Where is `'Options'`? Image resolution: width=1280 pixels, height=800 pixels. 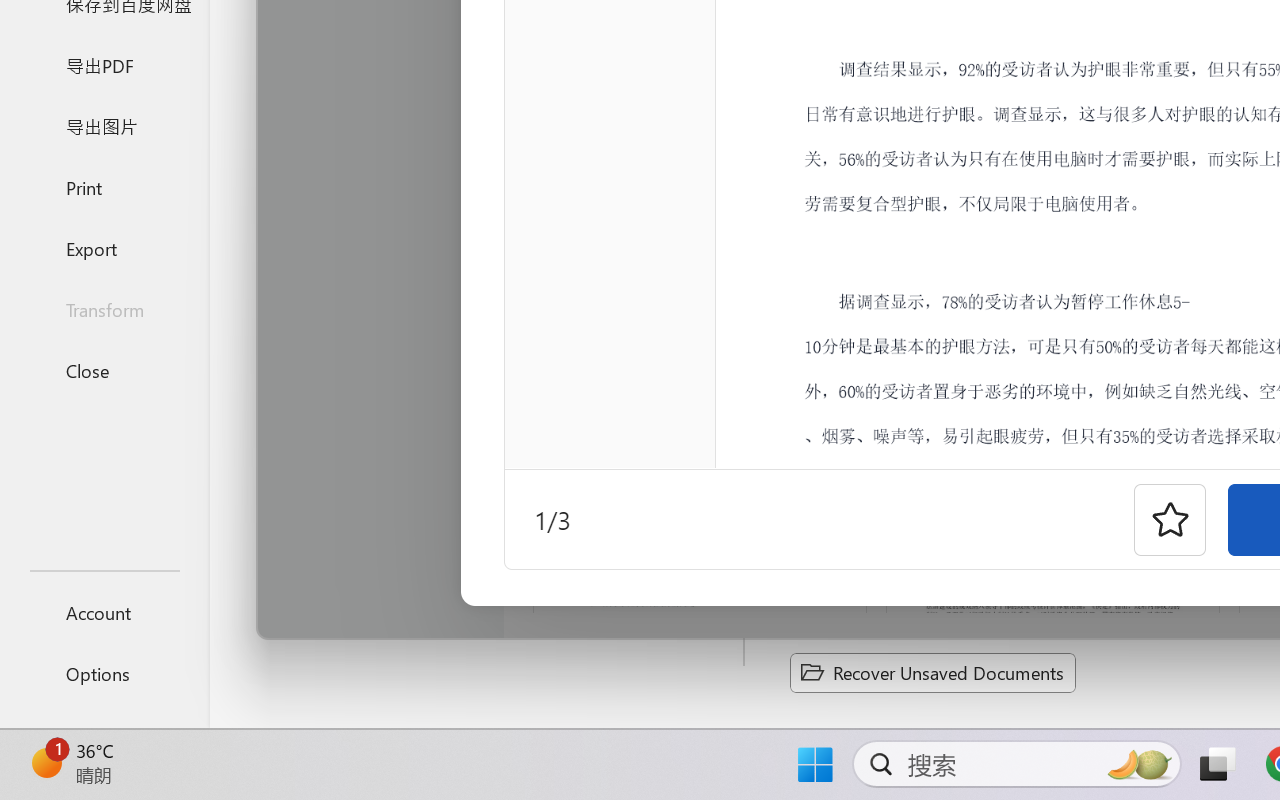 'Options' is located at coordinates (103, 673).